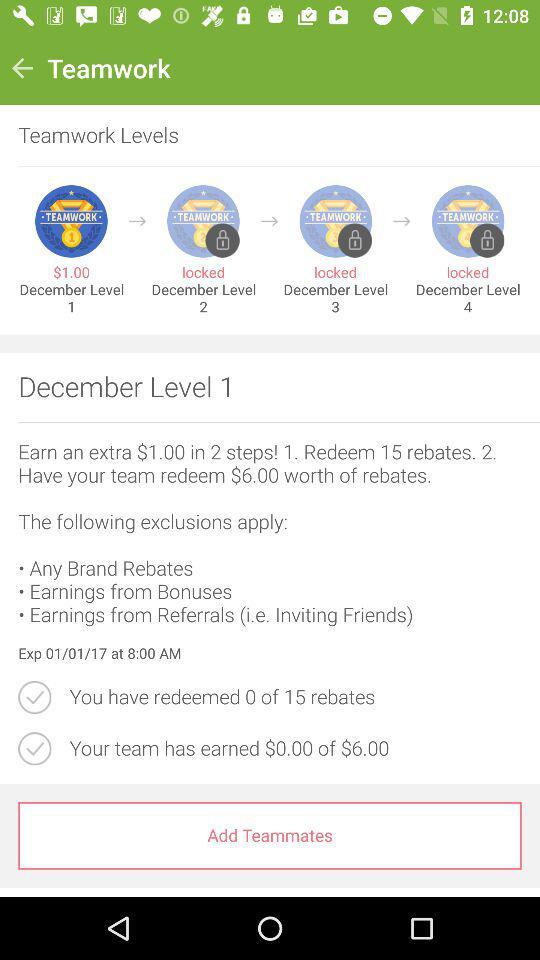 This screenshot has width=540, height=960. What do you see at coordinates (270, 835) in the screenshot?
I see `the add teammates icon` at bounding box center [270, 835].